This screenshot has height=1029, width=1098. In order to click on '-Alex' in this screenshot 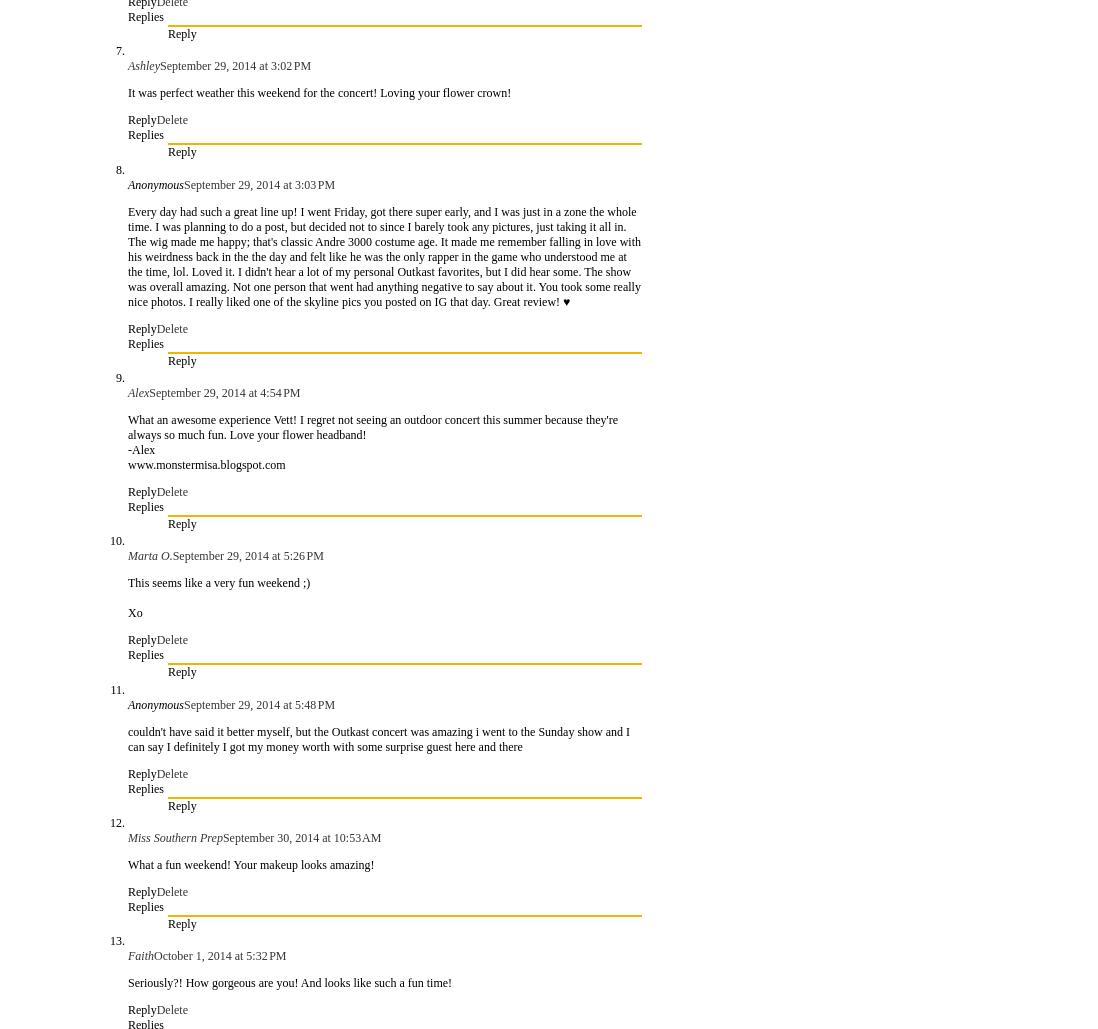, I will do `click(141, 448)`.